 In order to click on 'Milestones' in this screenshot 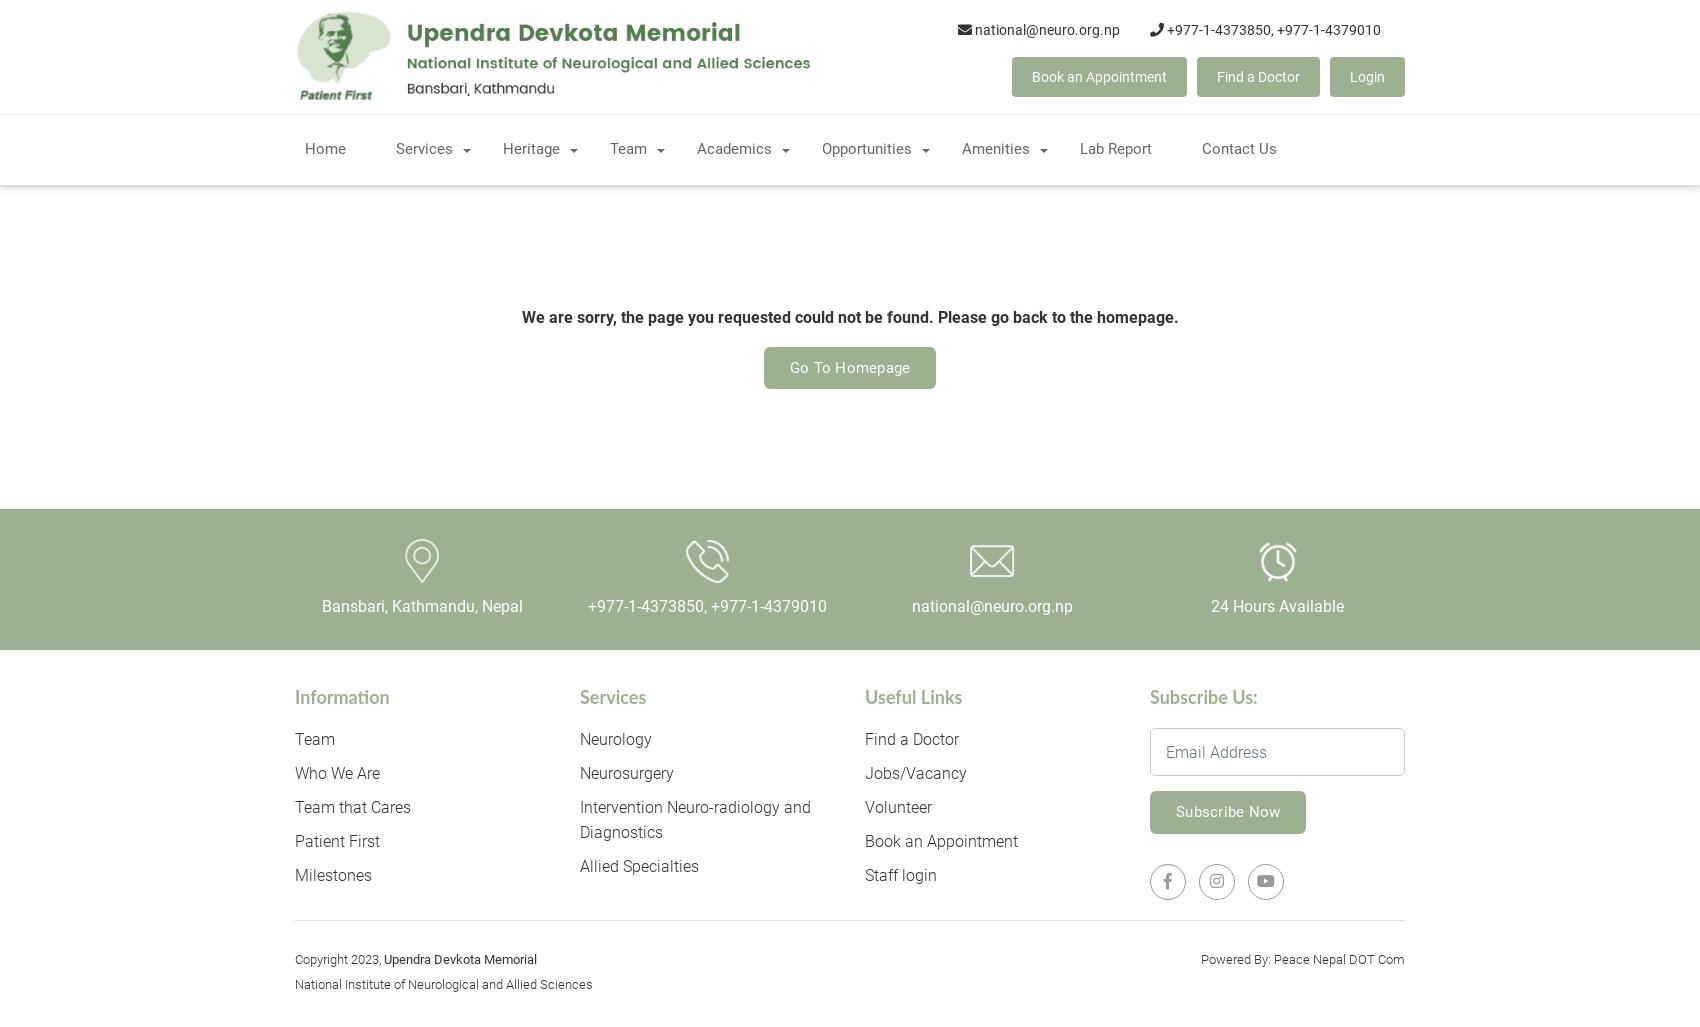, I will do `click(332, 874)`.